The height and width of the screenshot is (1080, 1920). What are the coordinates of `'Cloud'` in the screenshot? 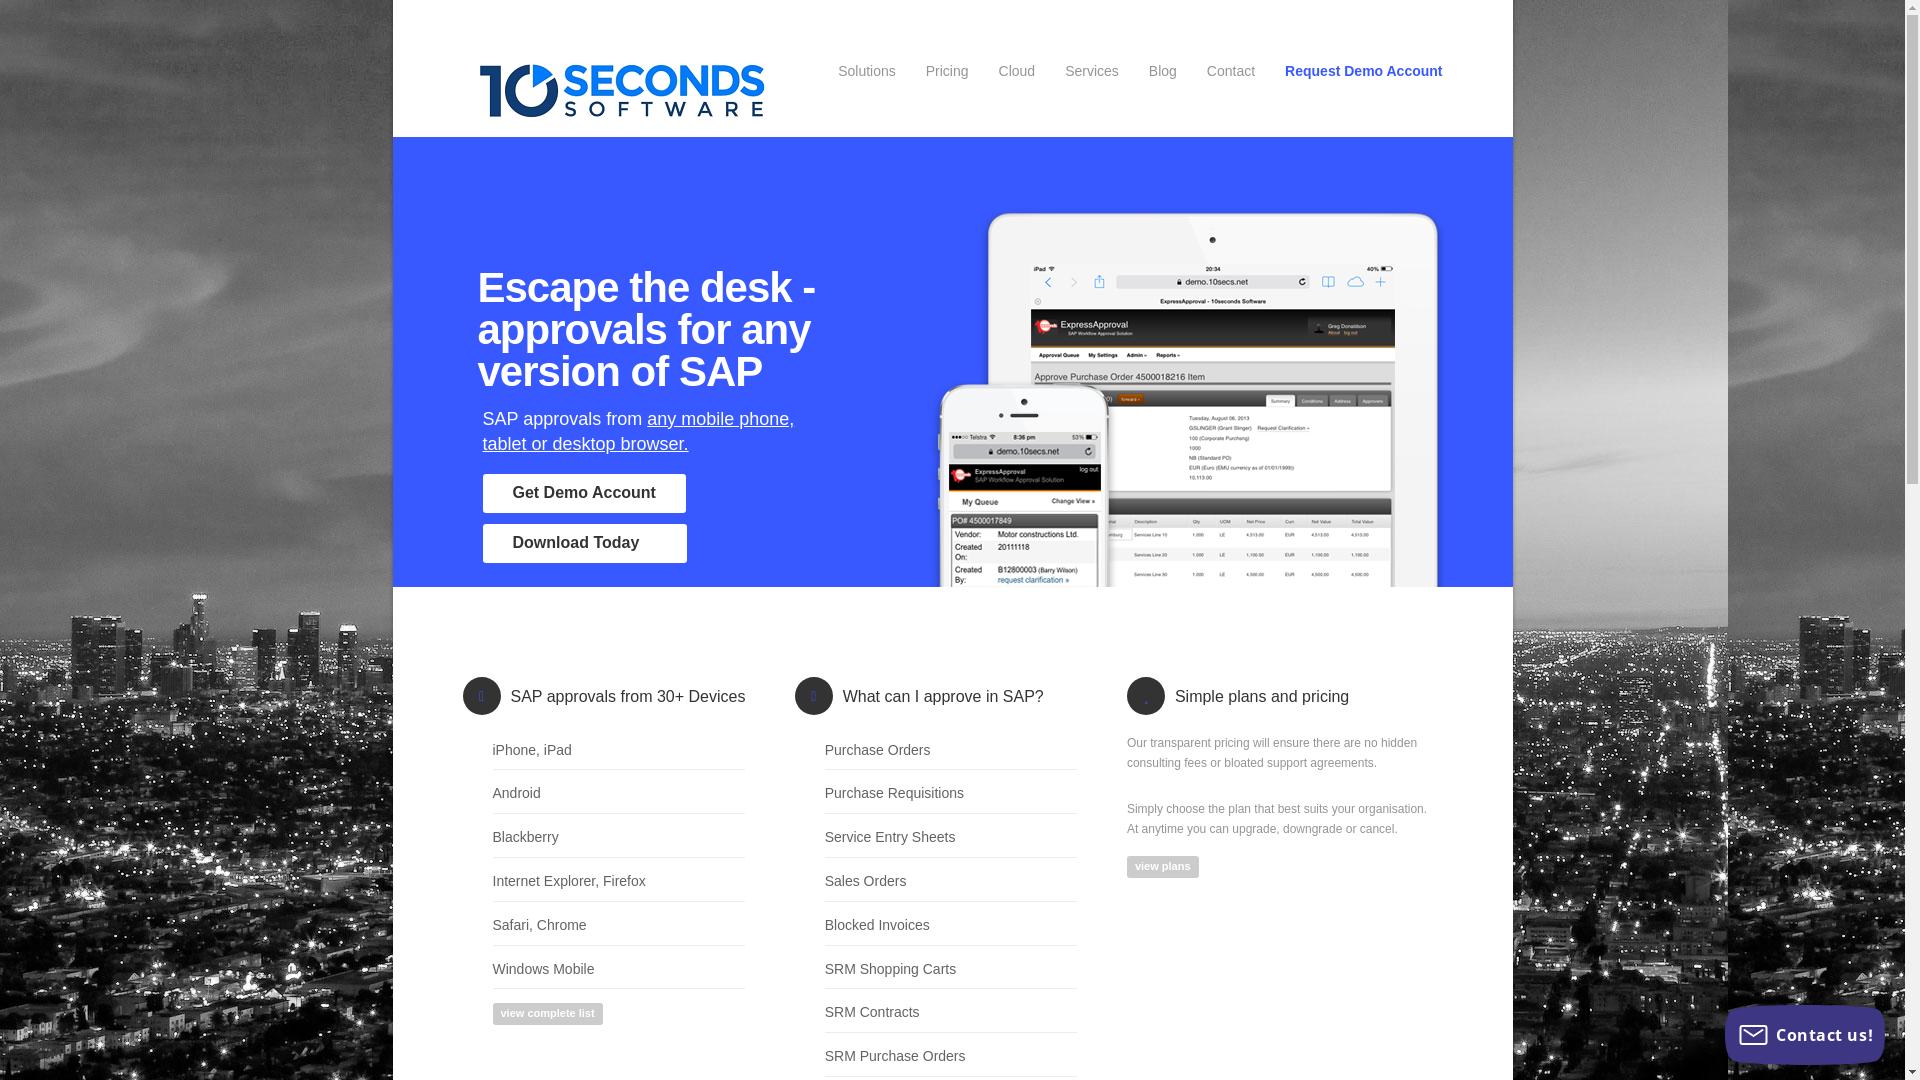 It's located at (1017, 73).